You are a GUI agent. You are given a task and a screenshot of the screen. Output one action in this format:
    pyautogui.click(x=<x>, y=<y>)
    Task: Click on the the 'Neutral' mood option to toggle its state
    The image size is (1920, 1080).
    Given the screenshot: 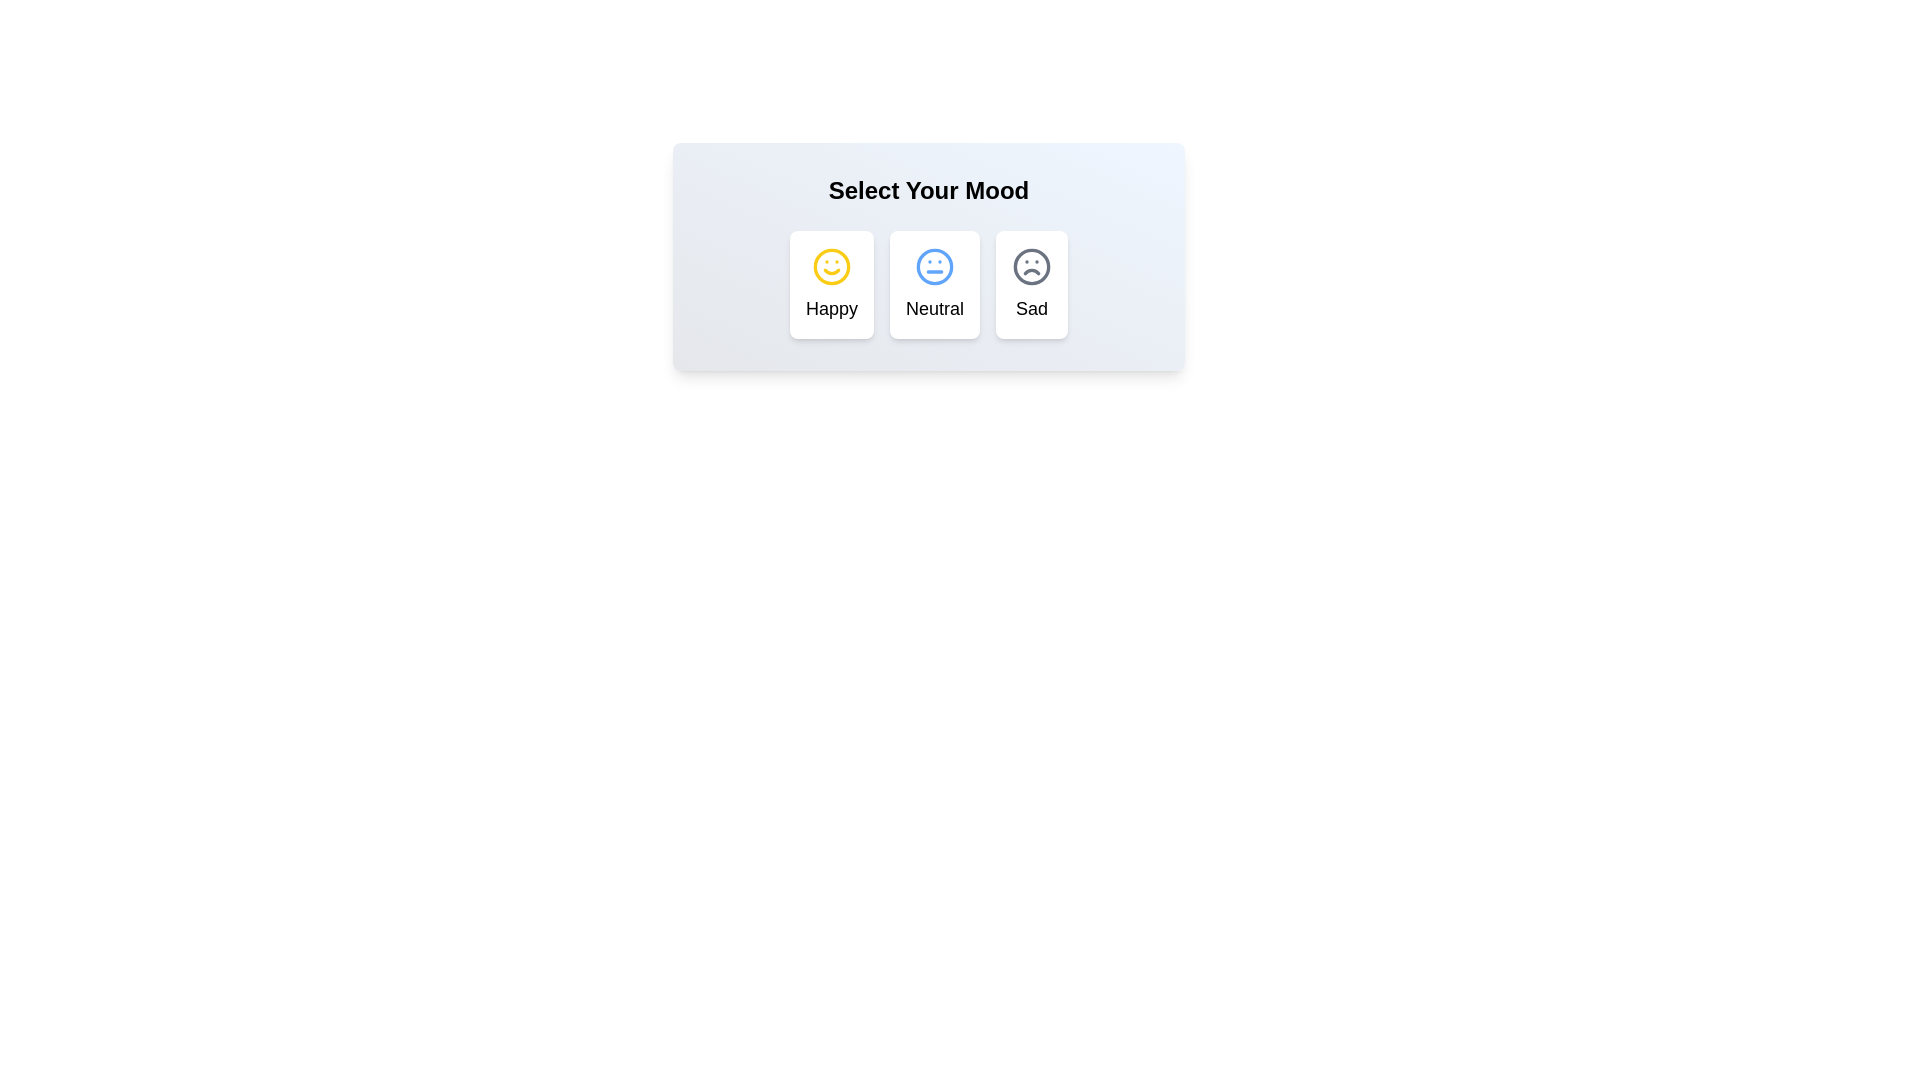 What is the action you would take?
    pyautogui.click(x=934, y=285)
    